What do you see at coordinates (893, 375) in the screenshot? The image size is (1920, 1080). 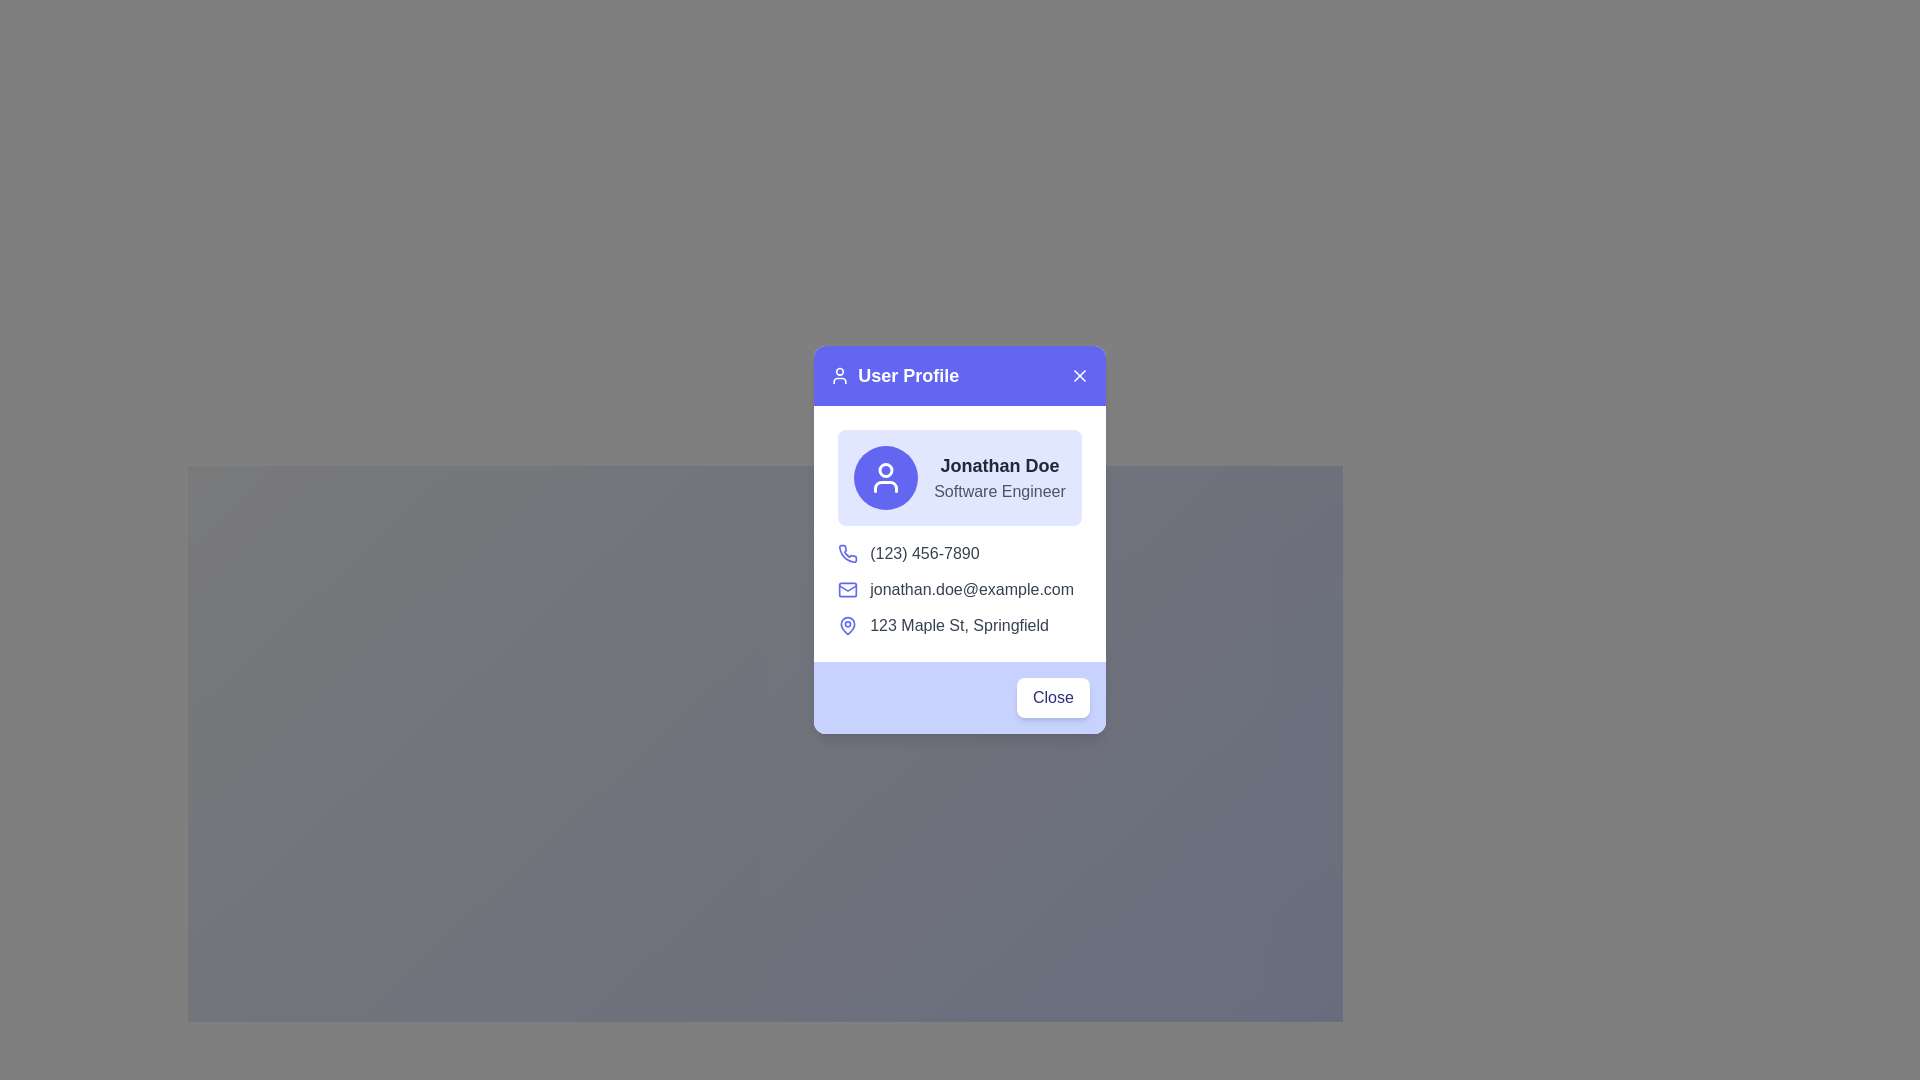 I see `the text label that reads 'User Profile', which is styled in bold and slightly larger font, located next to a user icon on an indigo background` at bounding box center [893, 375].